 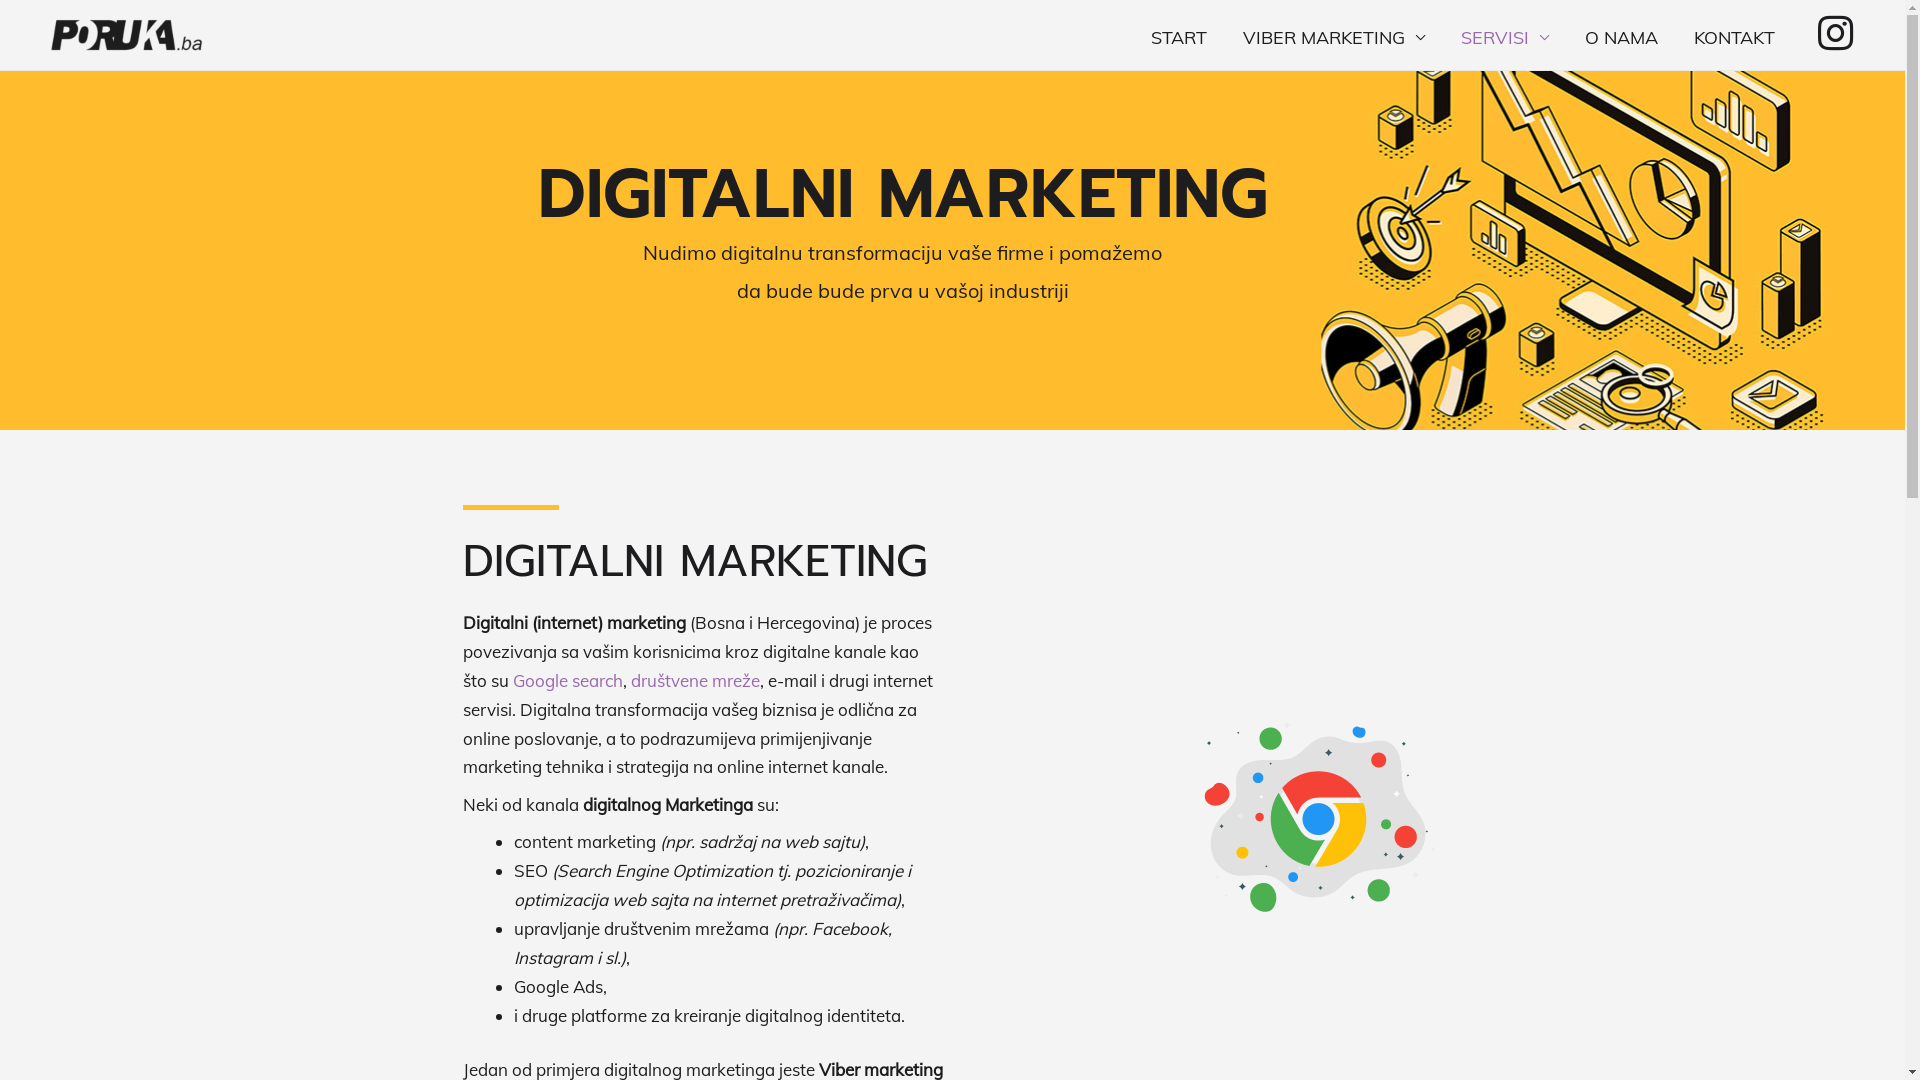 What do you see at coordinates (1333, 37) in the screenshot?
I see `'VIBER MARKETING'` at bounding box center [1333, 37].